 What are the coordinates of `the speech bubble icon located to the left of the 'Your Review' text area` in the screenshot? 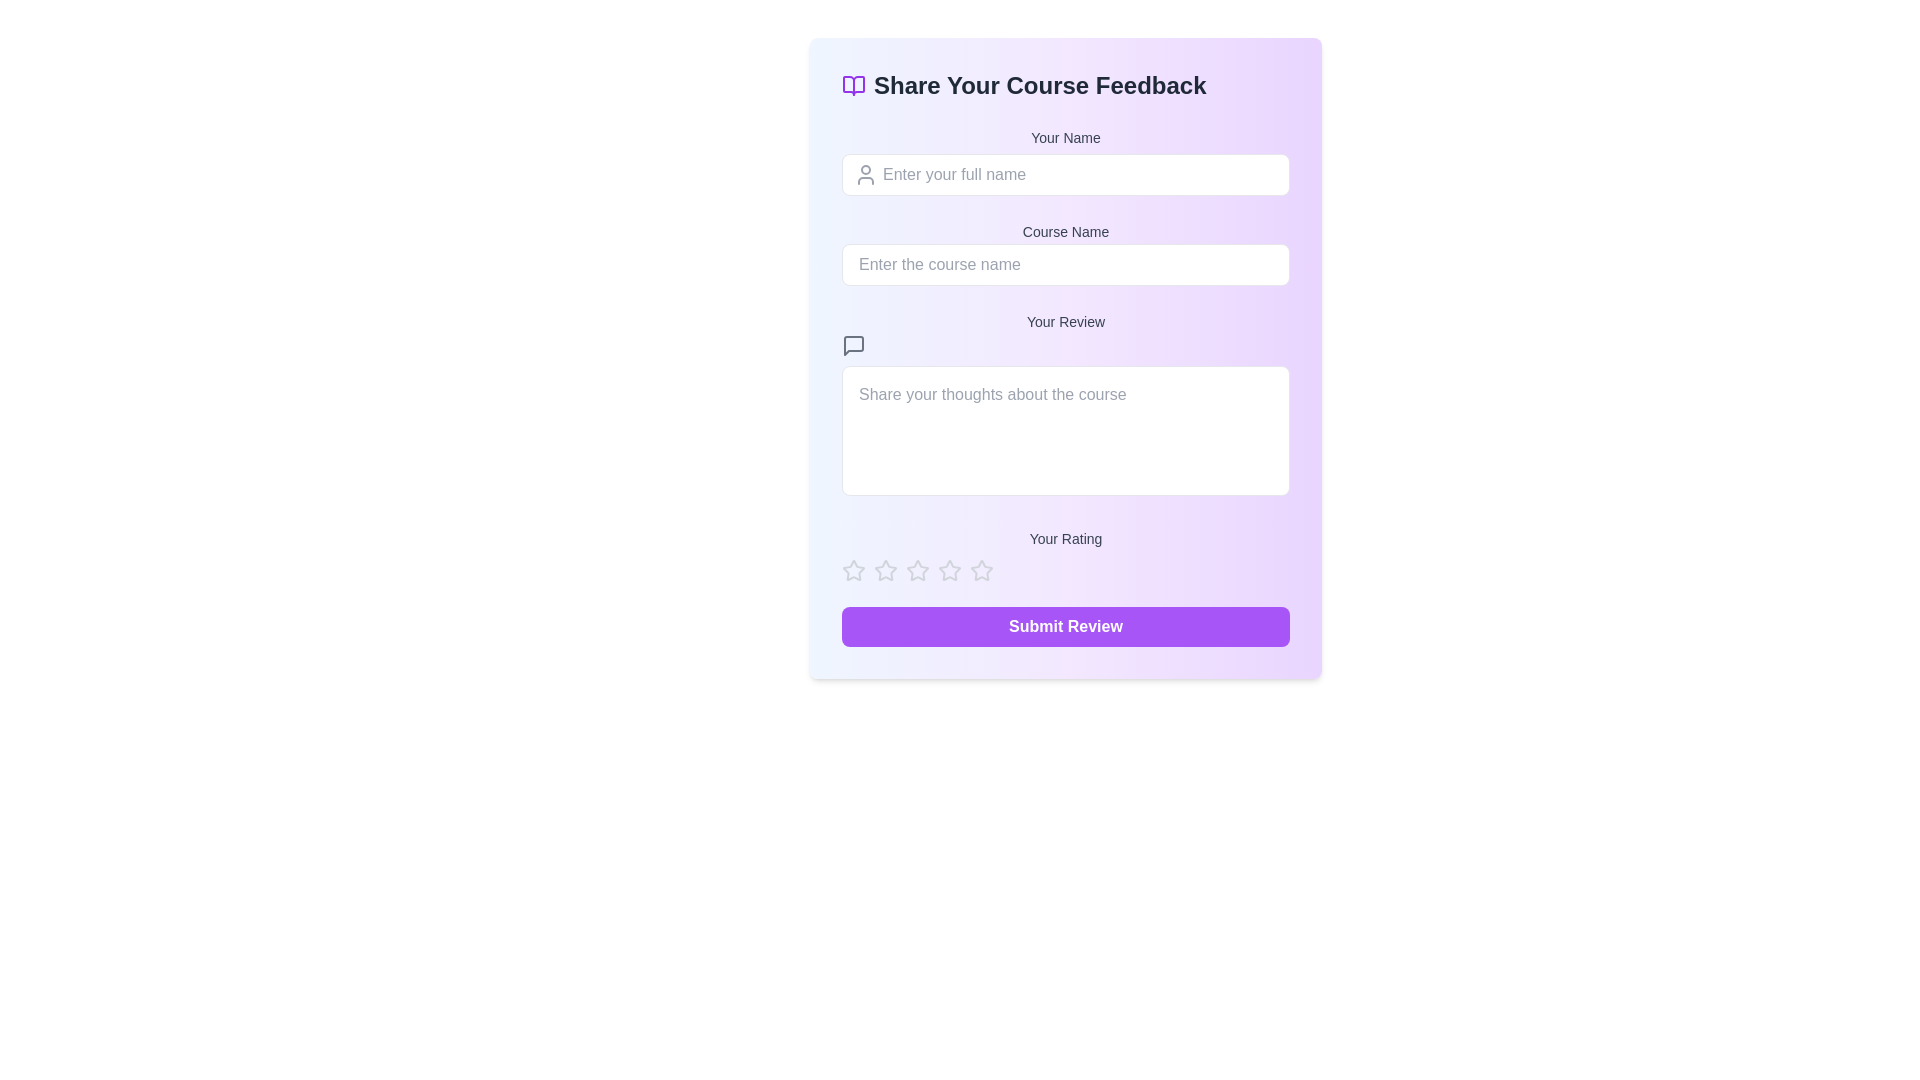 It's located at (854, 345).